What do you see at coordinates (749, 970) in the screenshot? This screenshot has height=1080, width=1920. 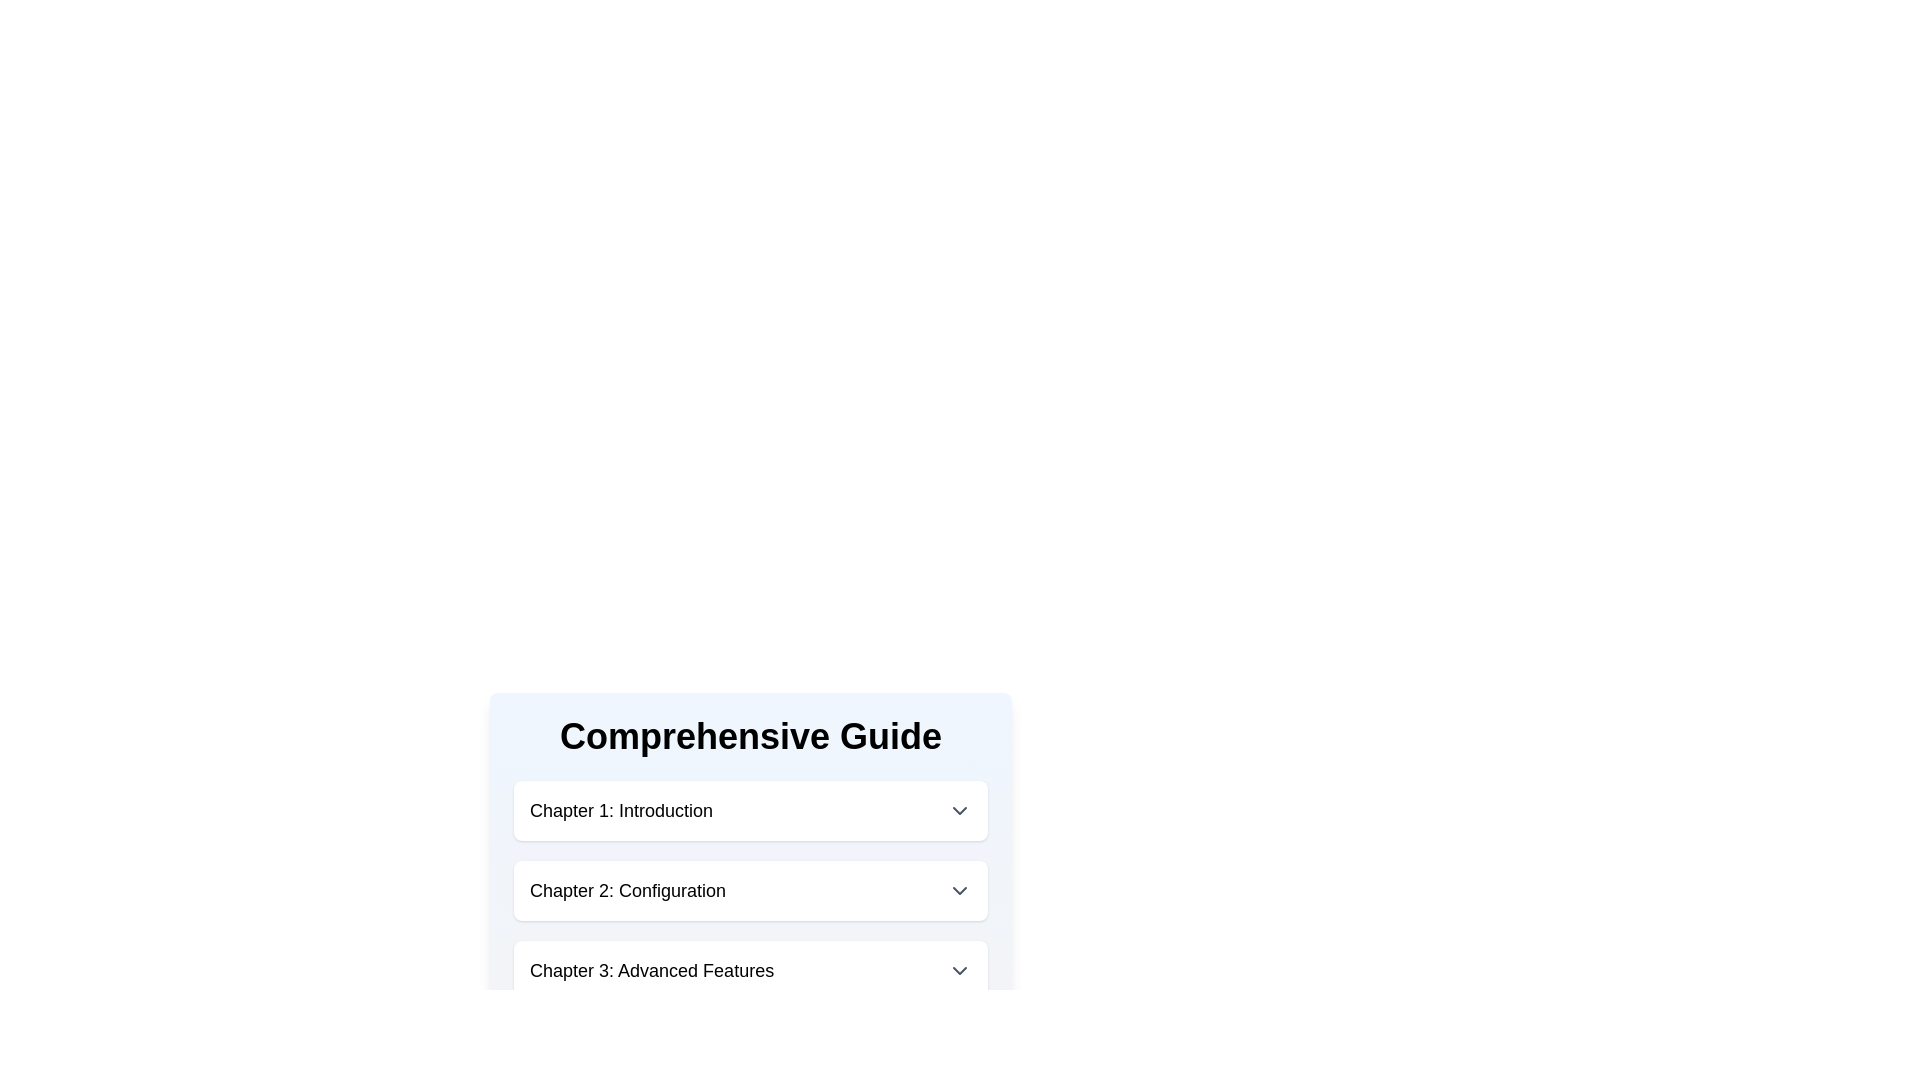 I see `the button labeled 'Chapter 3: Advanced Features'` at bounding box center [749, 970].